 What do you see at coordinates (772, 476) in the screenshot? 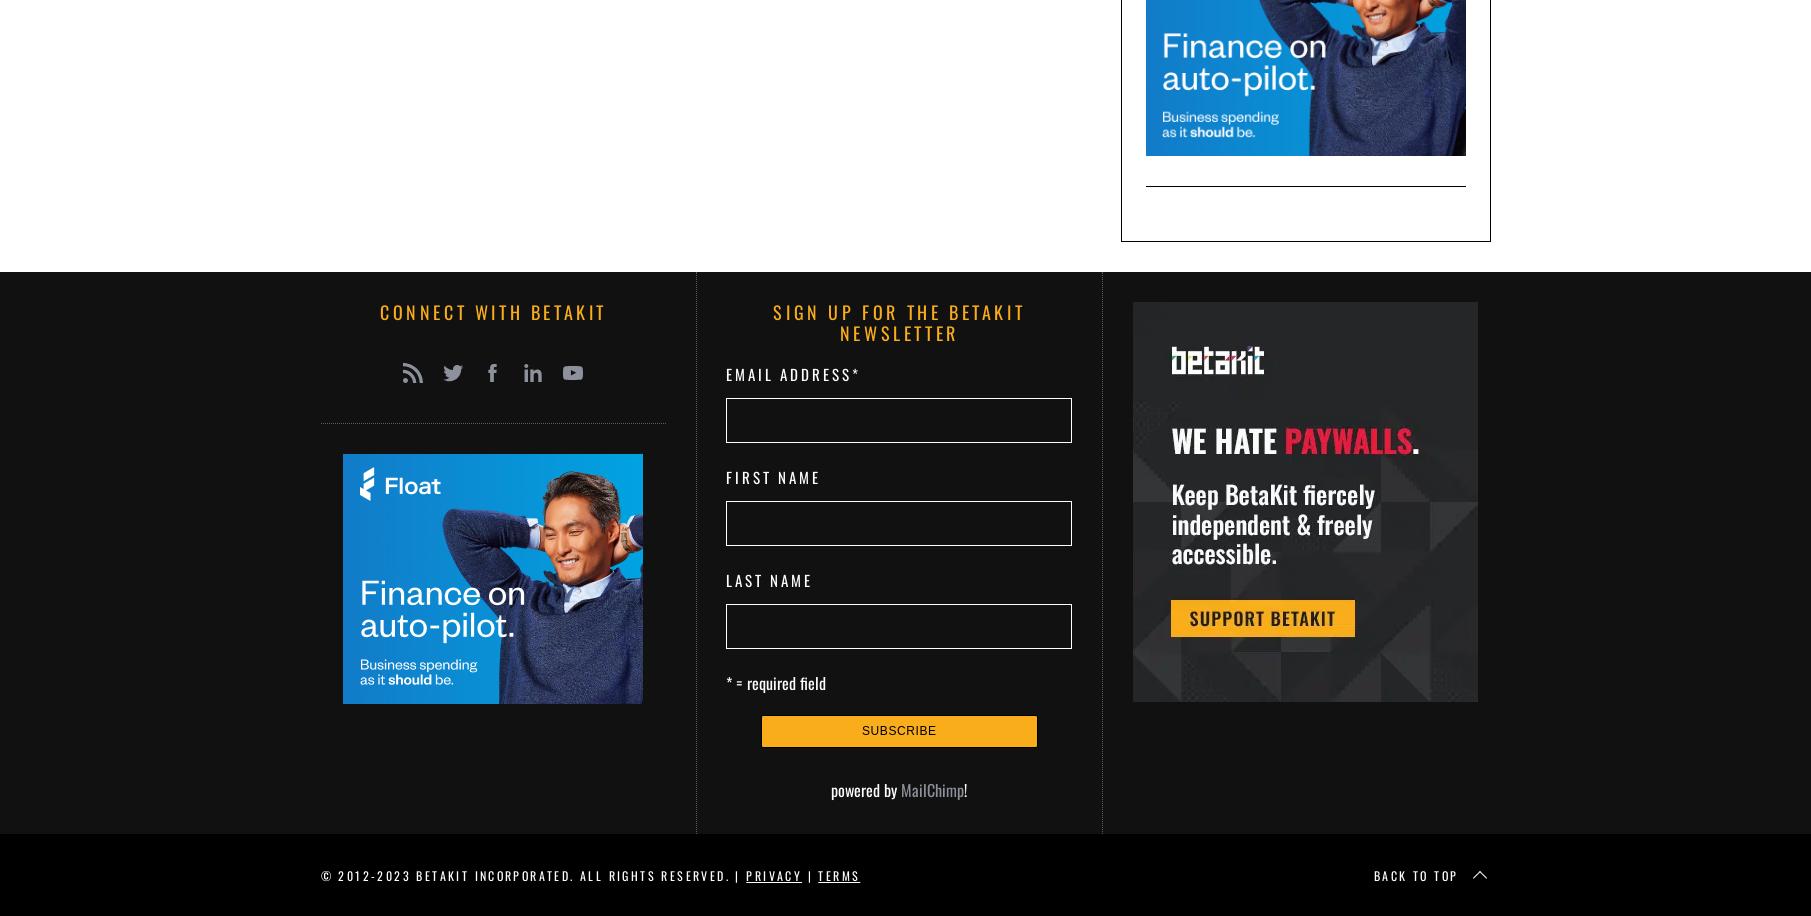
I see `'First Name'` at bounding box center [772, 476].